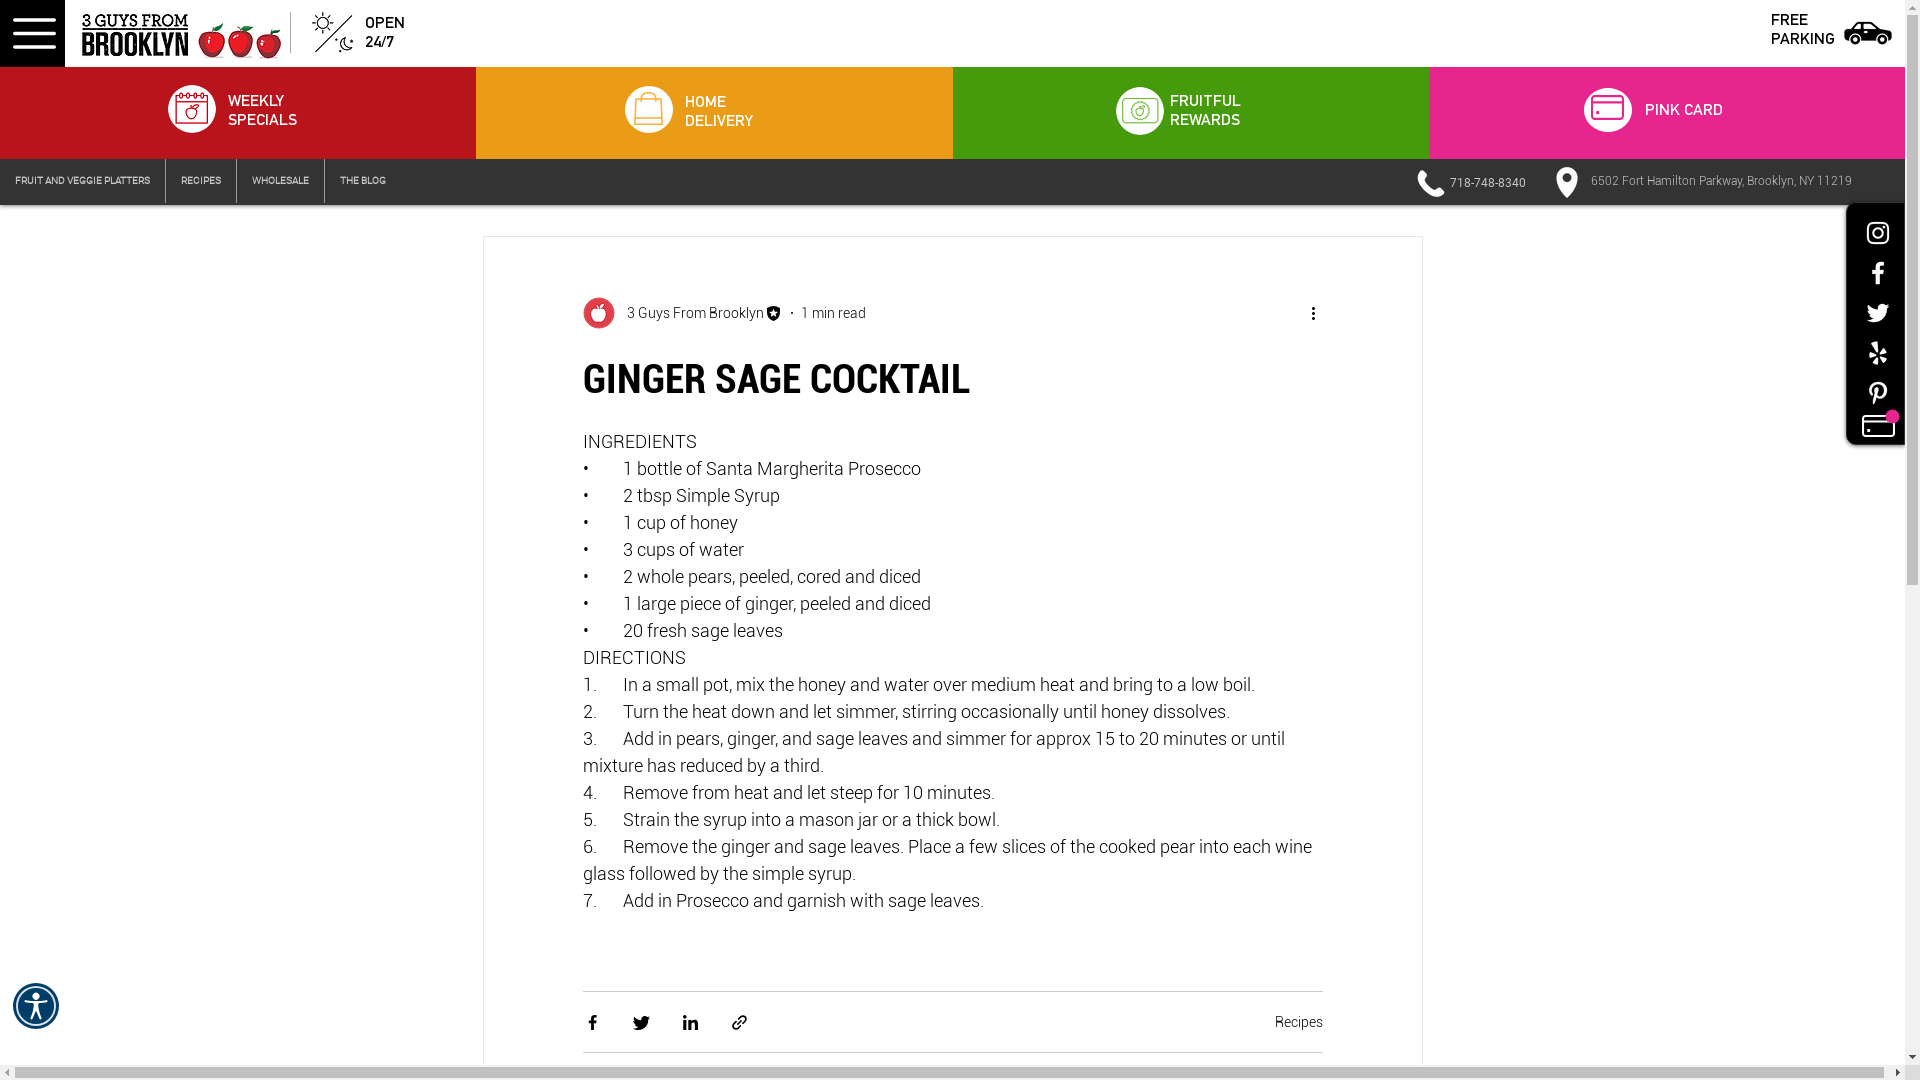 The image size is (1920, 1080). What do you see at coordinates (1589, 181) in the screenshot?
I see `'6502 Fort Hamilton Parkway, Brooklyn, NY 11219'` at bounding box center [1589, 181].